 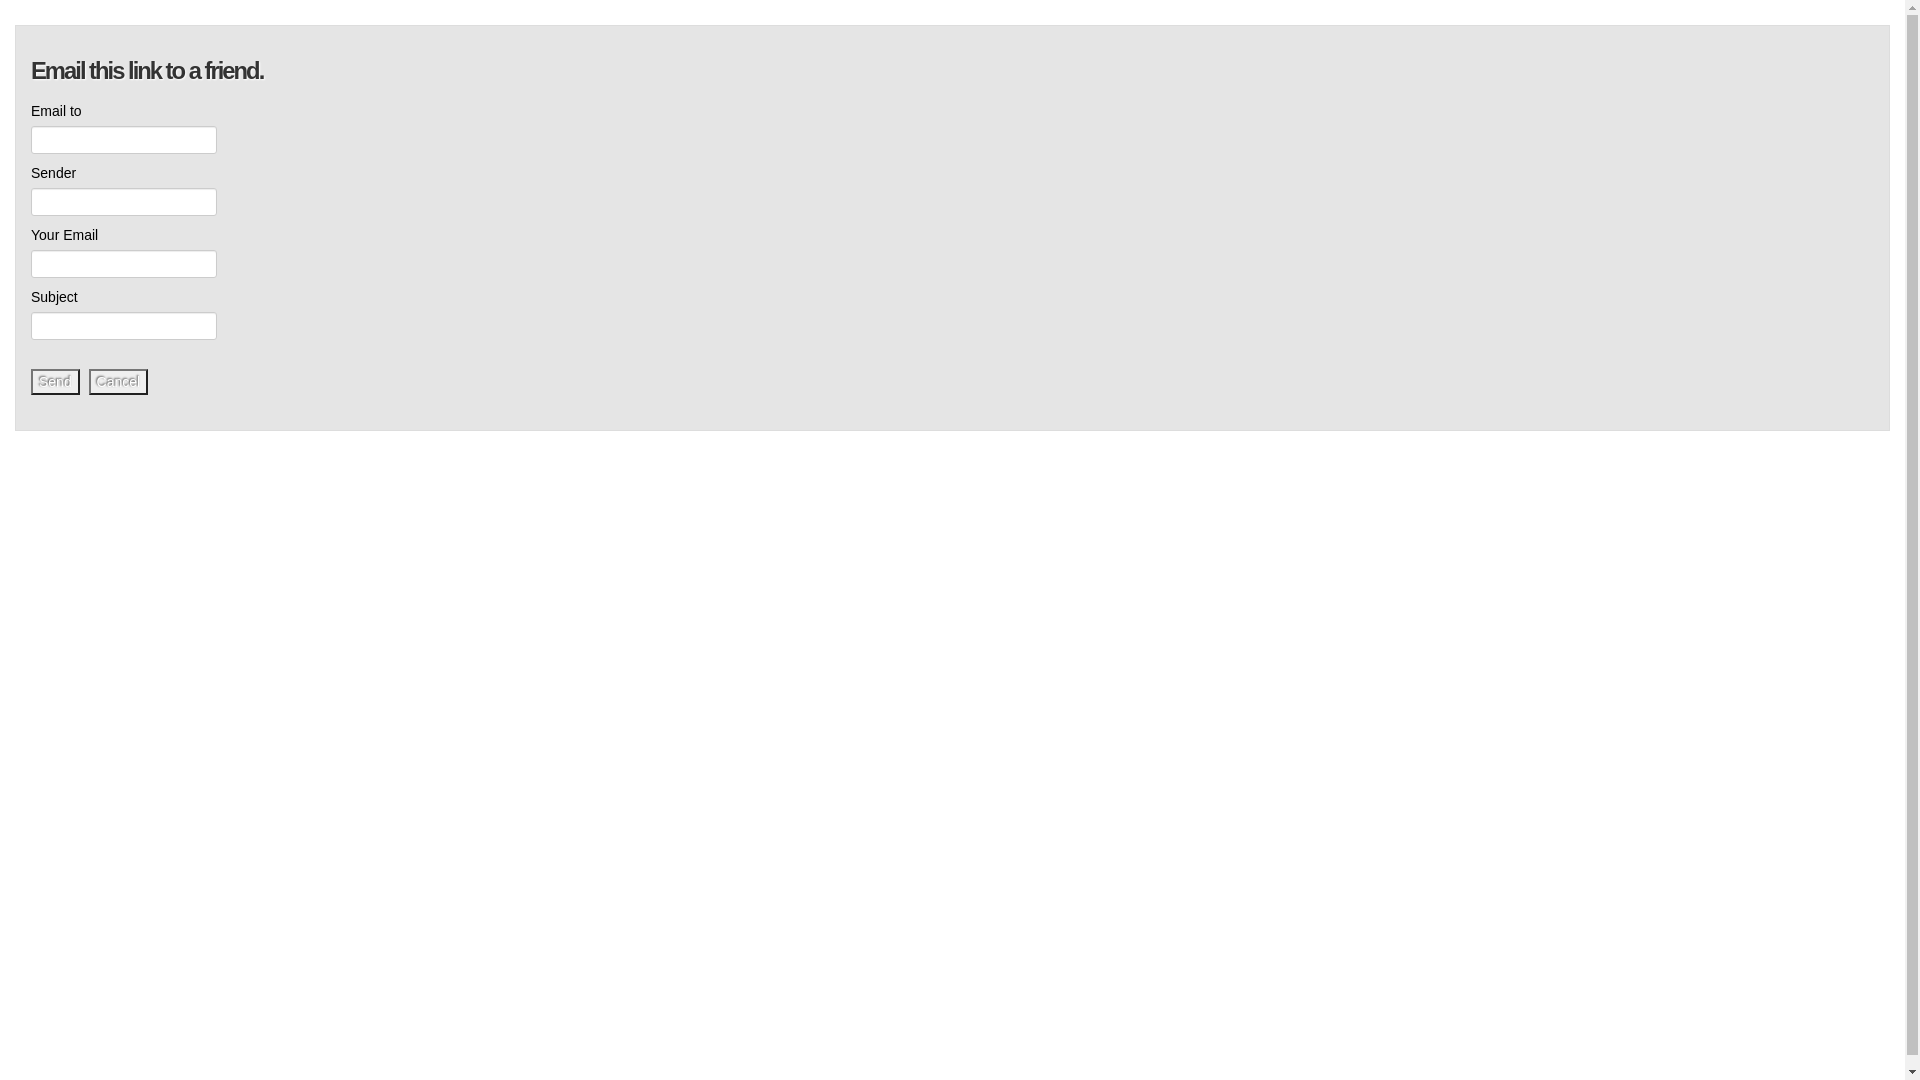 I want to click on 'Cancel', so click(x=118, y=381).